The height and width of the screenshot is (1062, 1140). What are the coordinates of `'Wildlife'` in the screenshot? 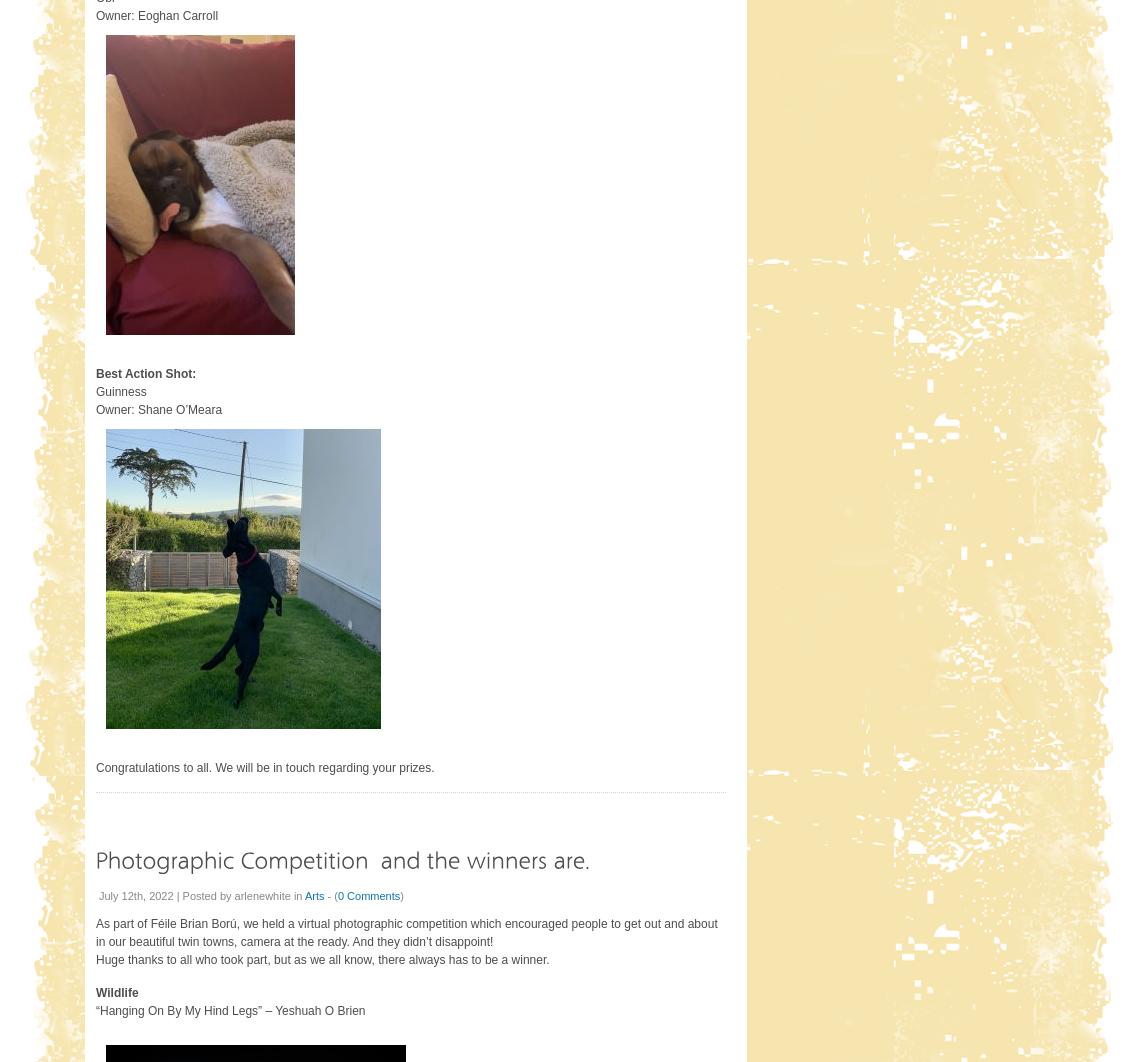 It's located at (115, 991).